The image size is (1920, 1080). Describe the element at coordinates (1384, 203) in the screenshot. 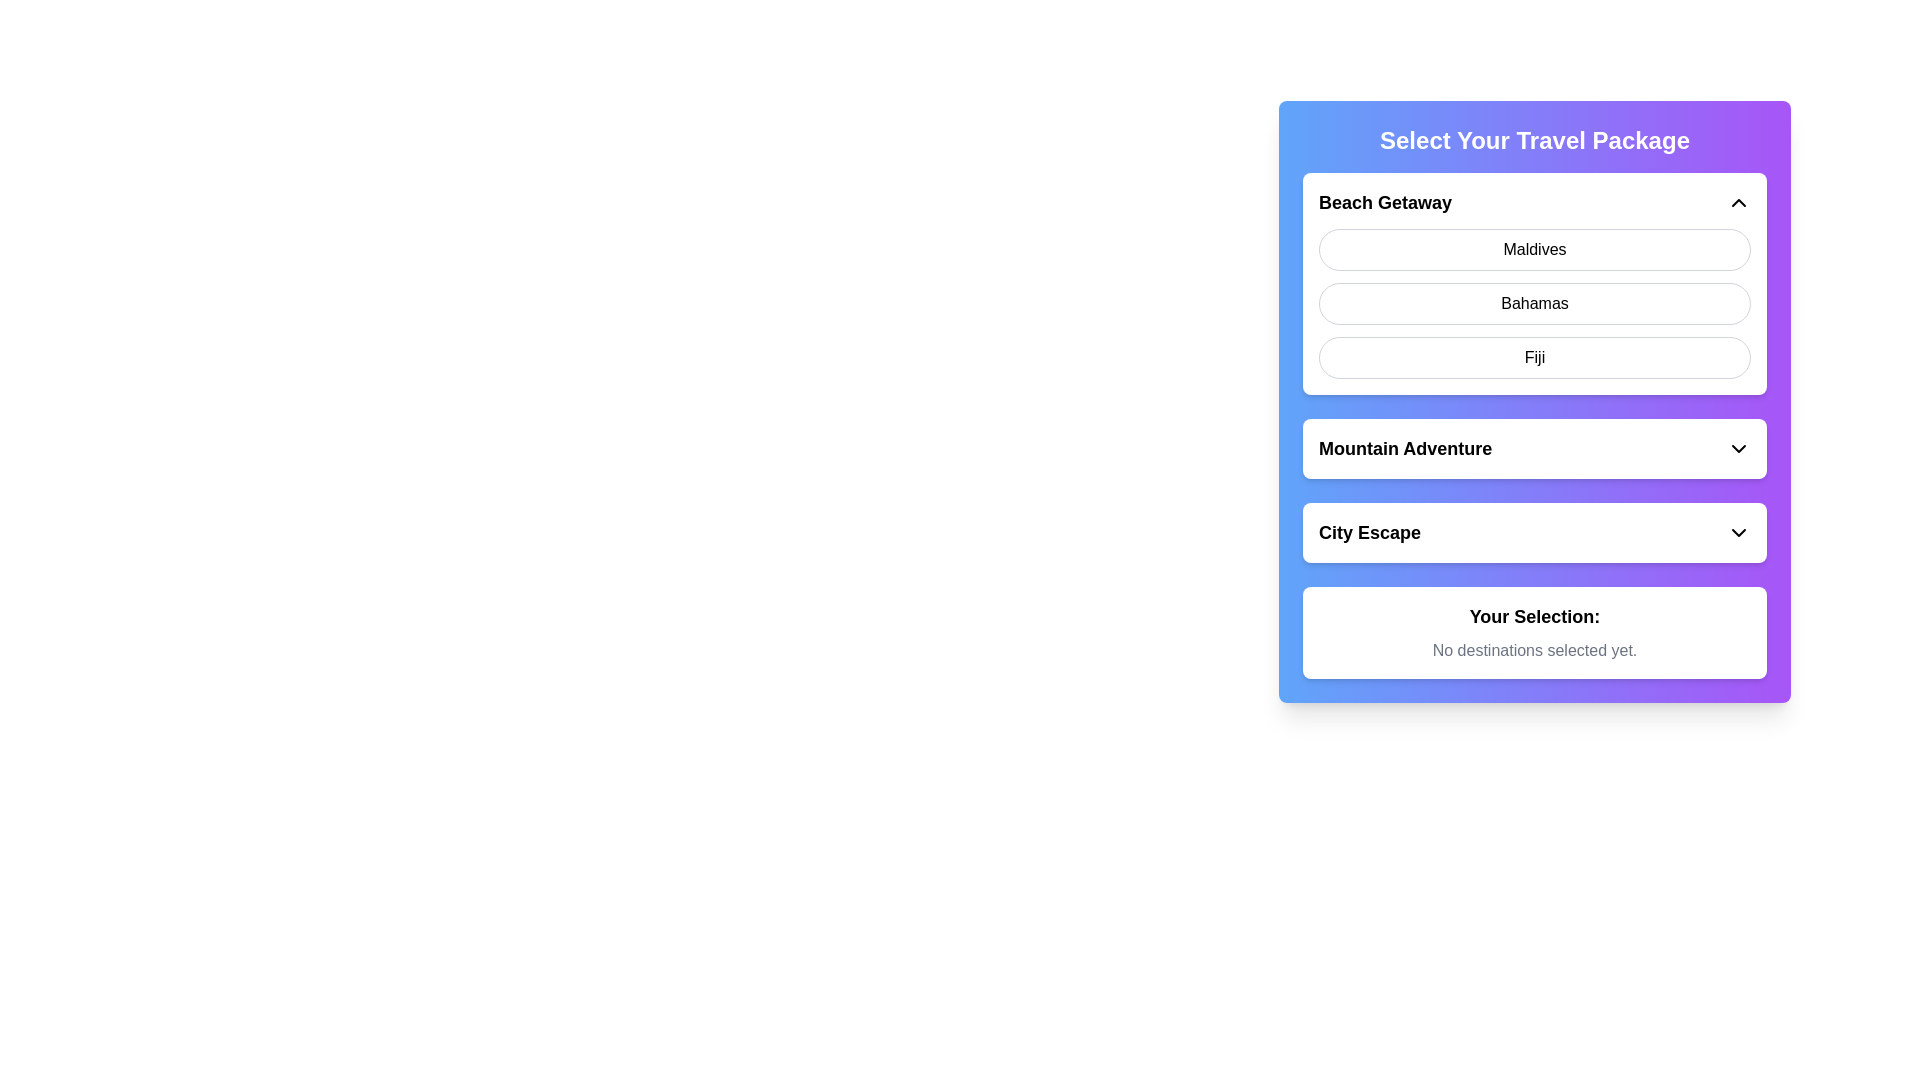

I see `the text label for the 'Beach Getaway' travel package located at the top-left corner of the travel package selection panel` at that location.